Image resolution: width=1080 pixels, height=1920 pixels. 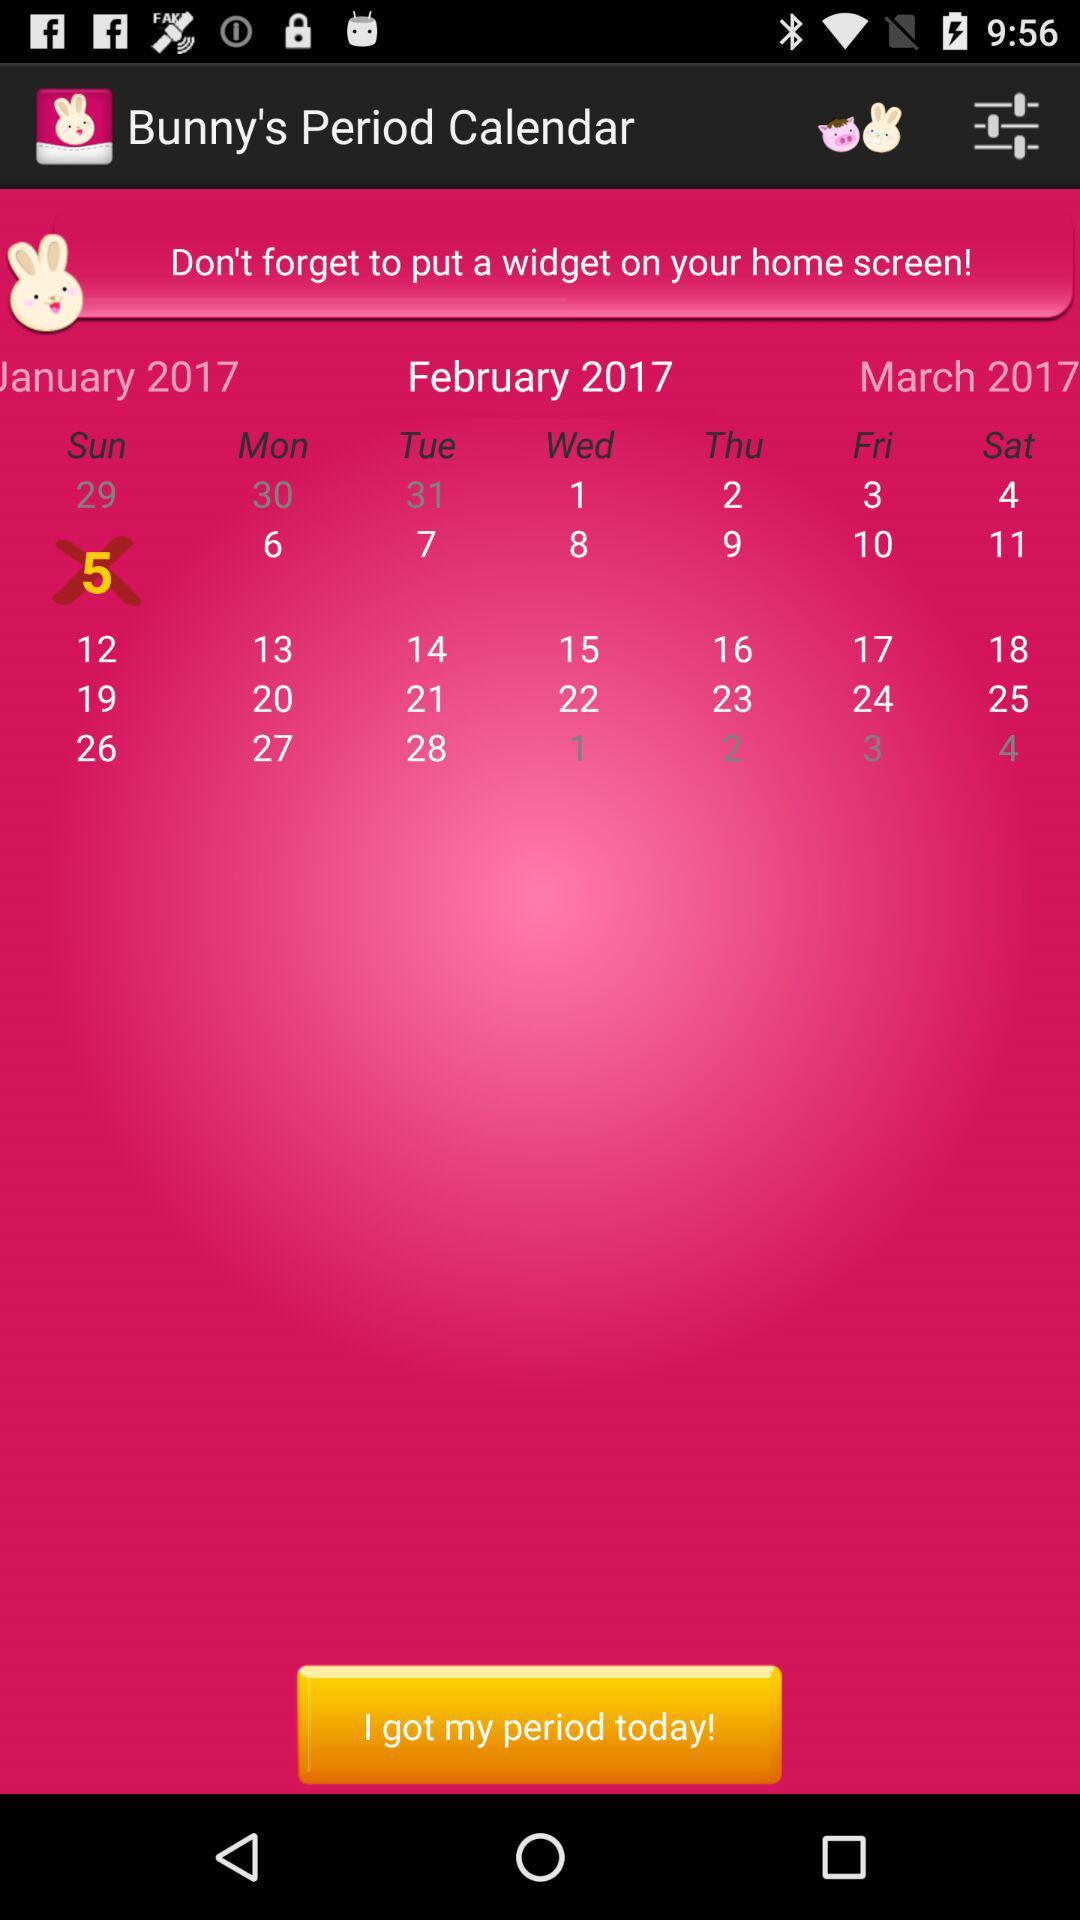 What do you see at coordinates (733, 697) in the screenshot?
I see `item next to the 17 item` at bounding box center [733, 697].